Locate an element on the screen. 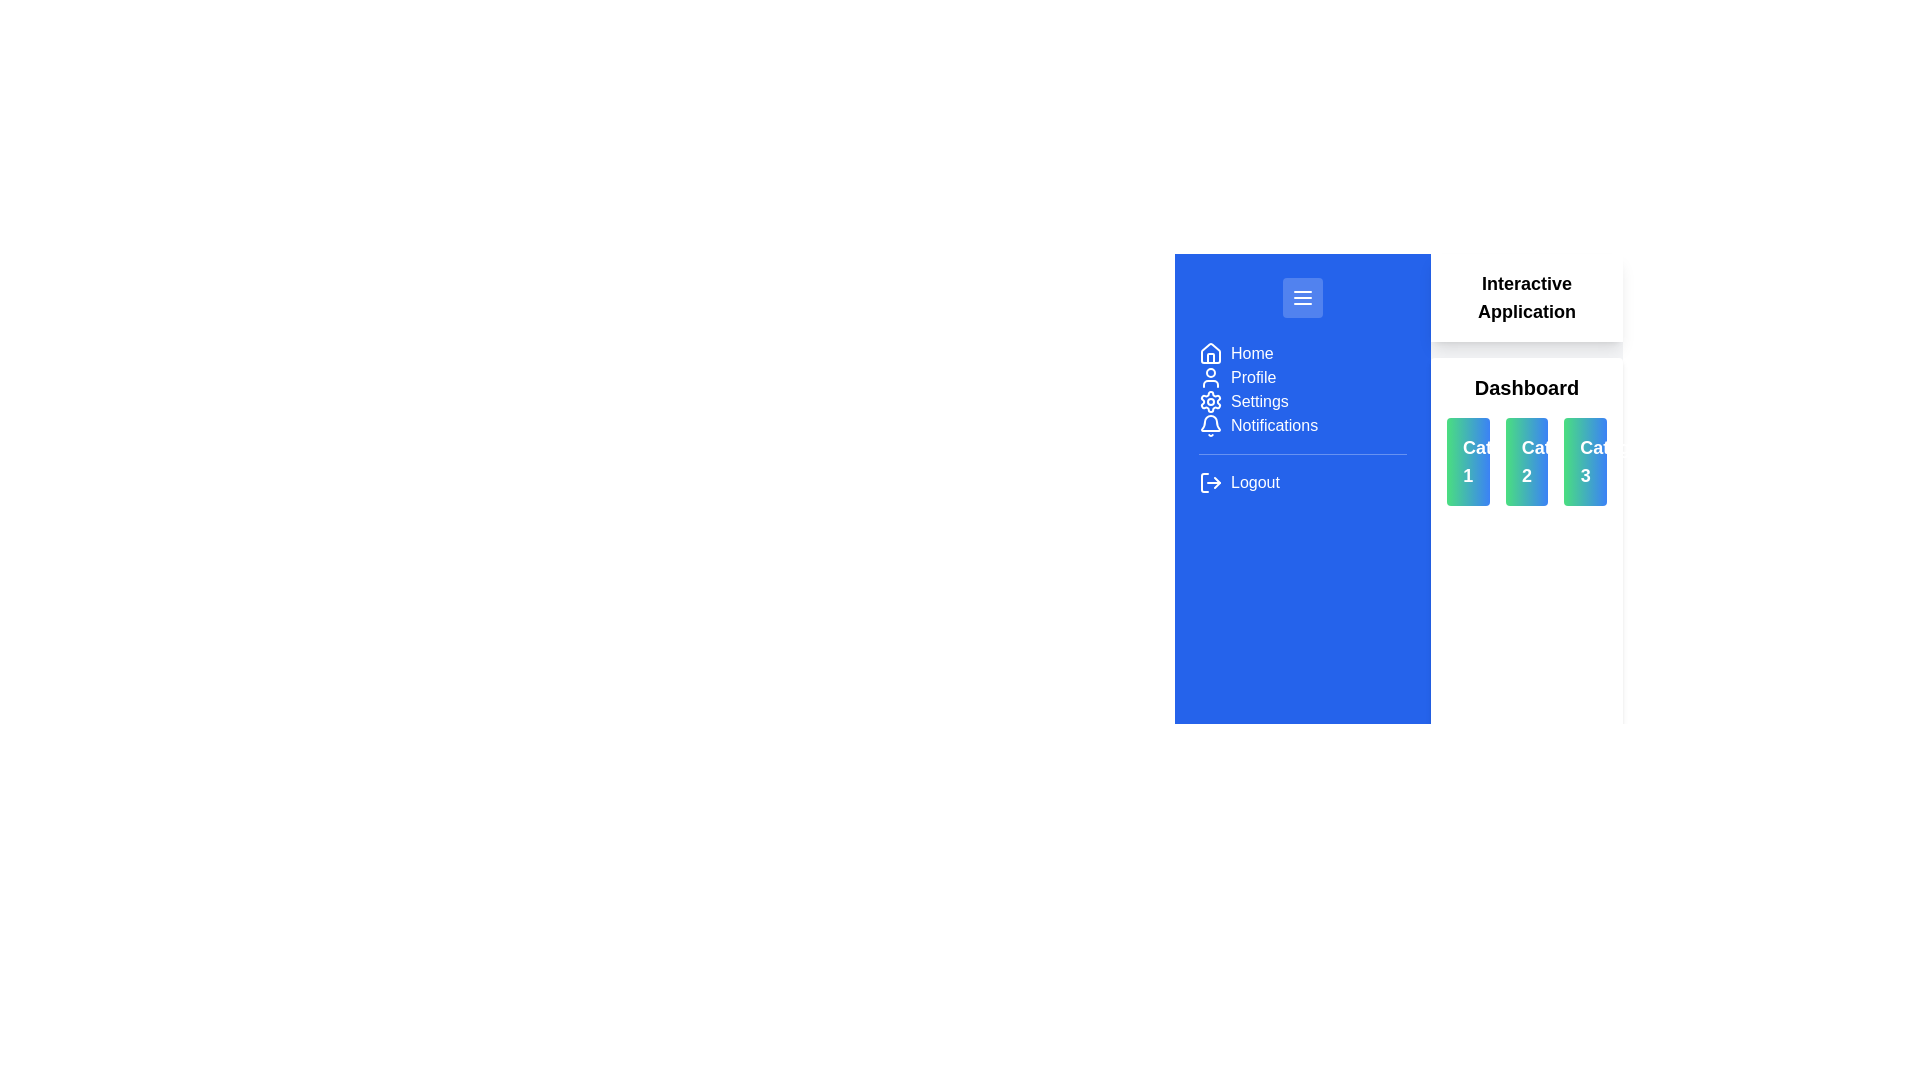  the 'Profile' menu item, which is the second item in the blue sidebar is located at coordinates (1302, 378).